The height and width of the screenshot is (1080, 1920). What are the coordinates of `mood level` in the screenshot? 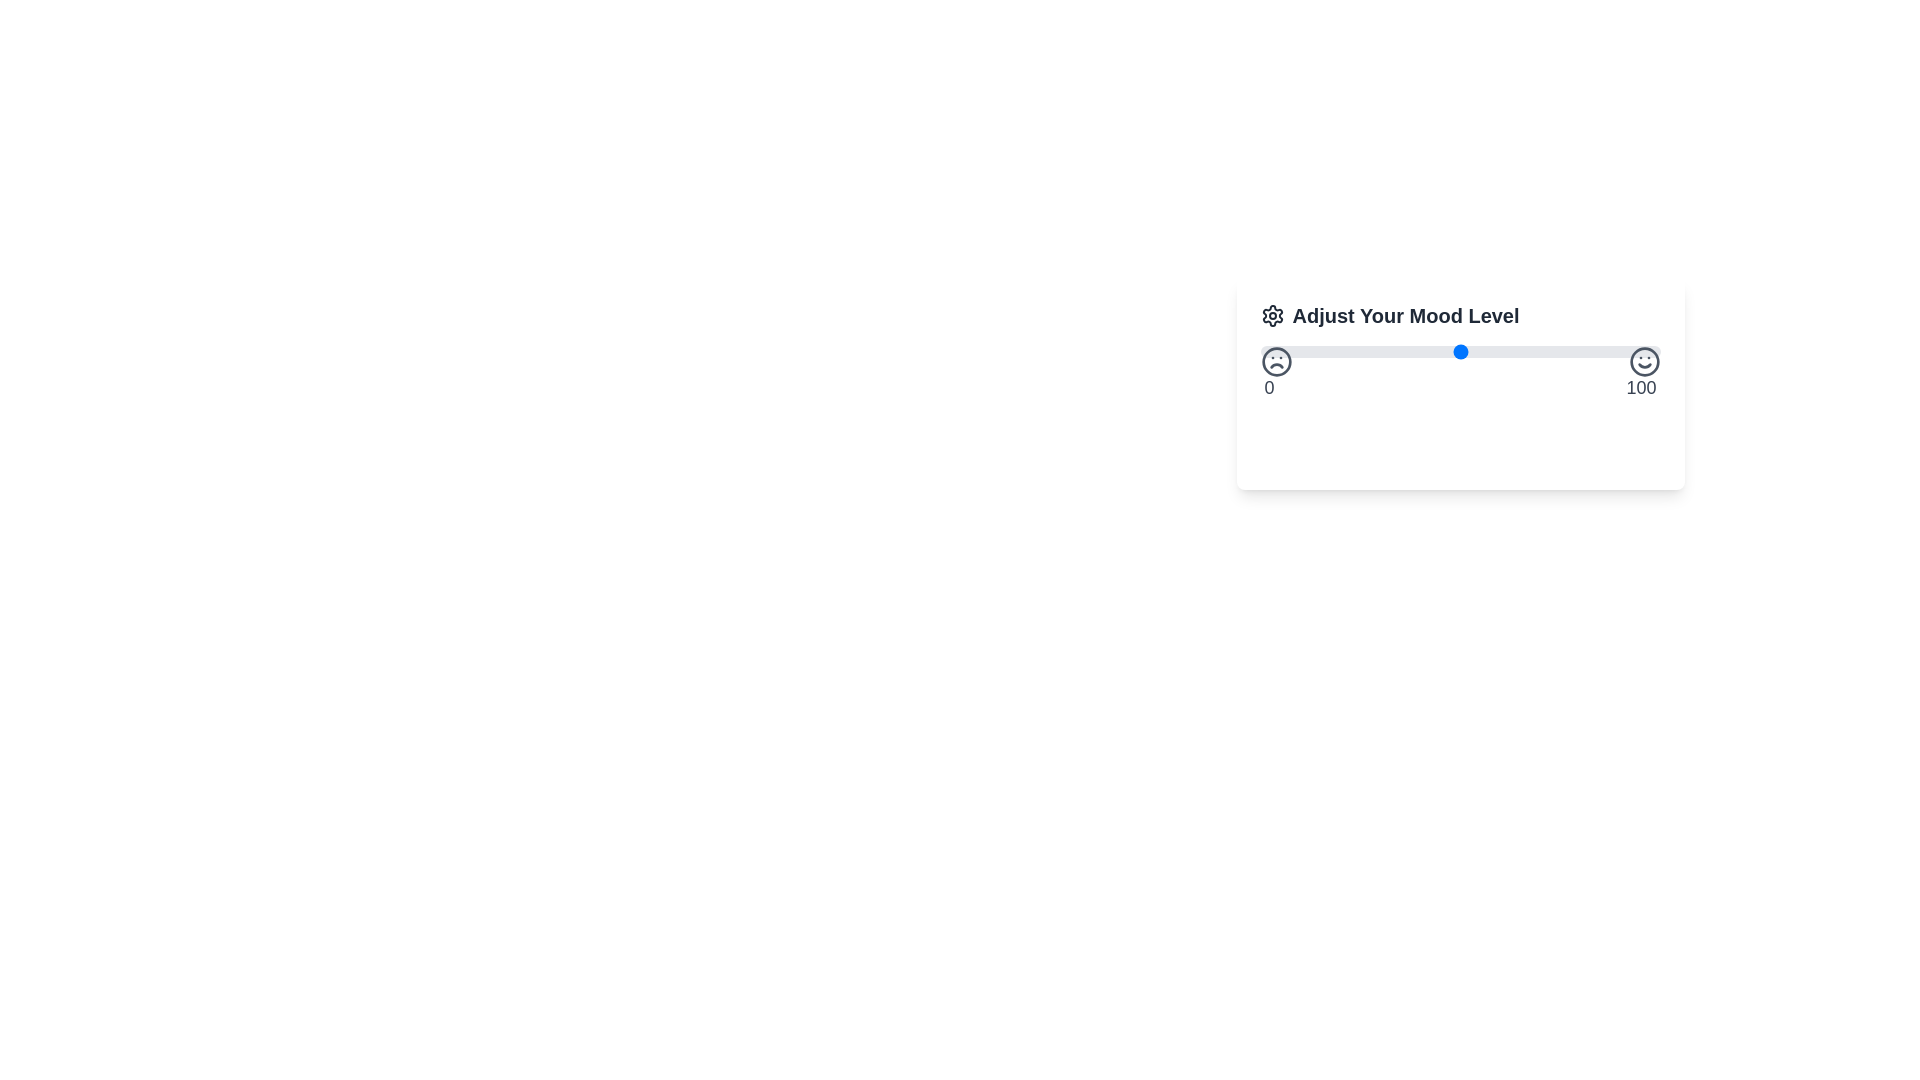 It's located at (1271, 350).